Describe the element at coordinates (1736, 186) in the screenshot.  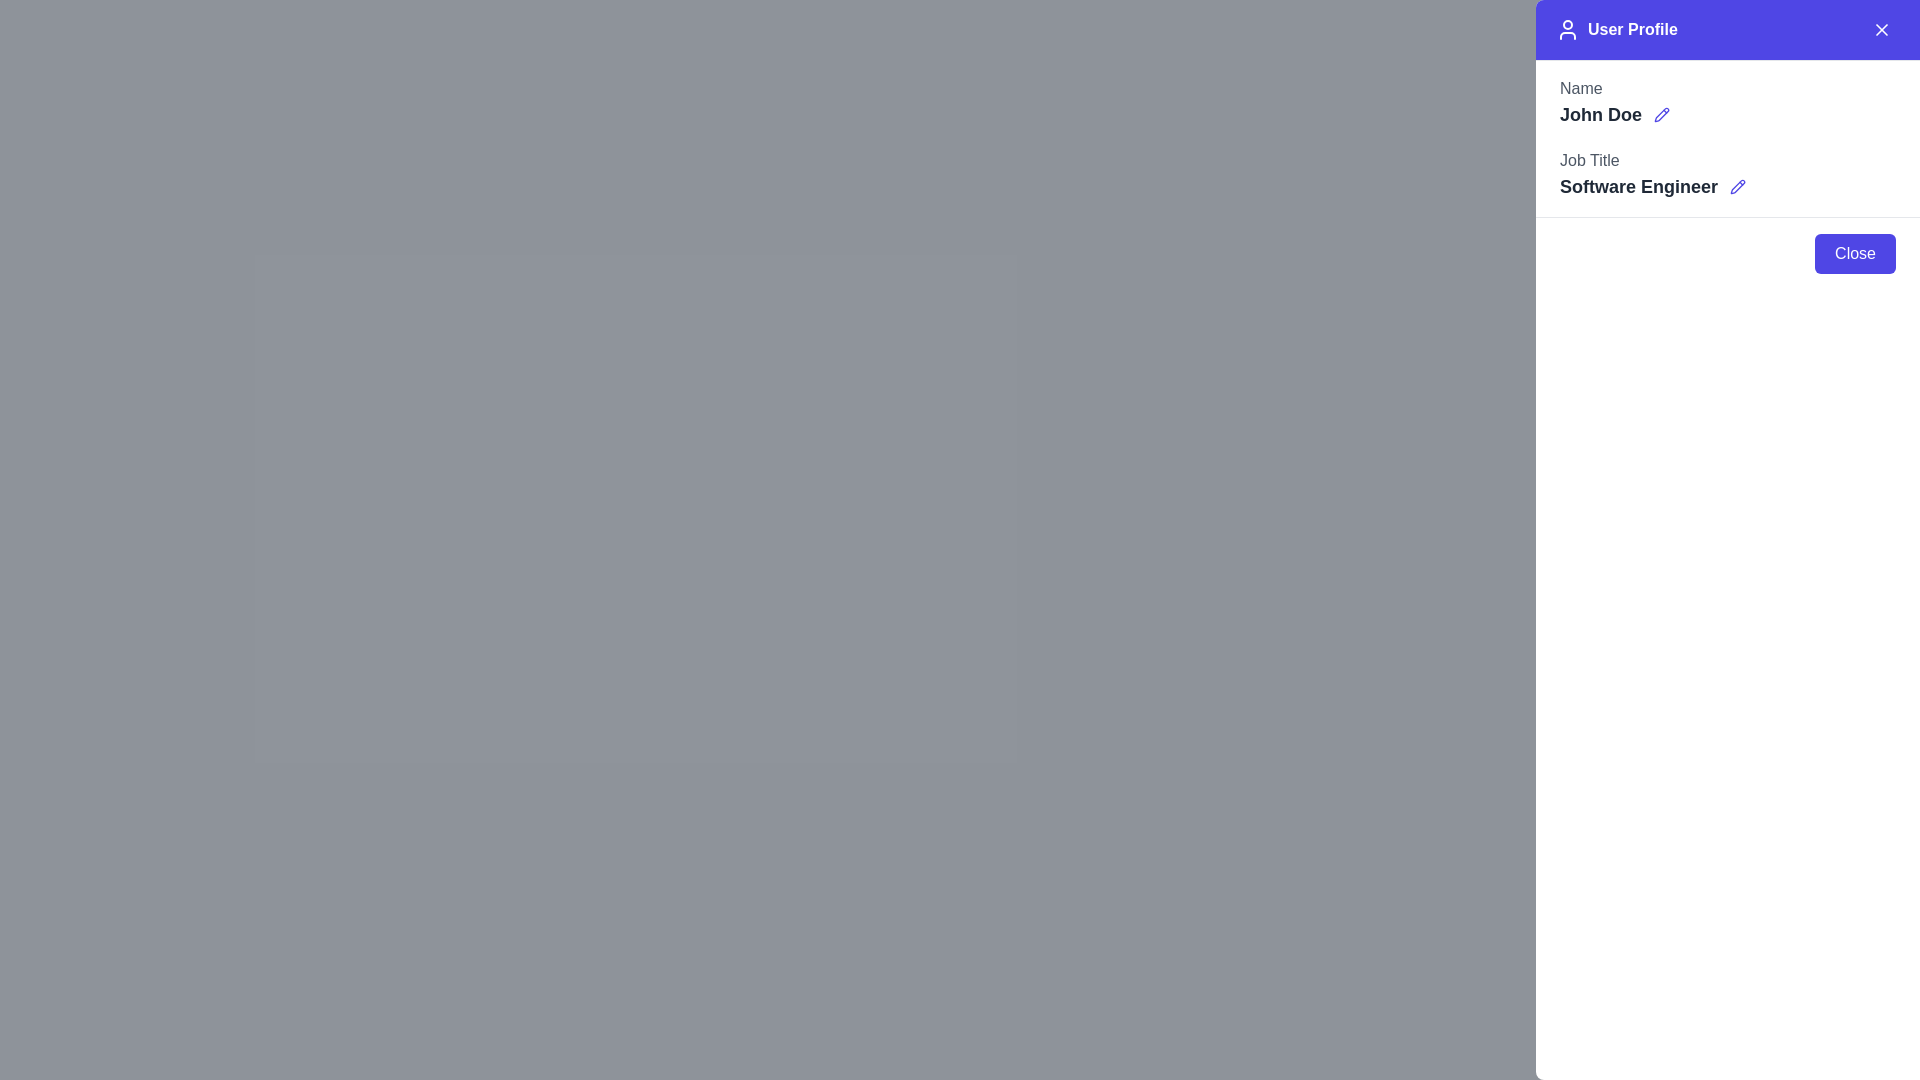
I see `the indigo pencil icon button located to the right of the 'Software Engineer' text in the 'Job Title' section` at that location.